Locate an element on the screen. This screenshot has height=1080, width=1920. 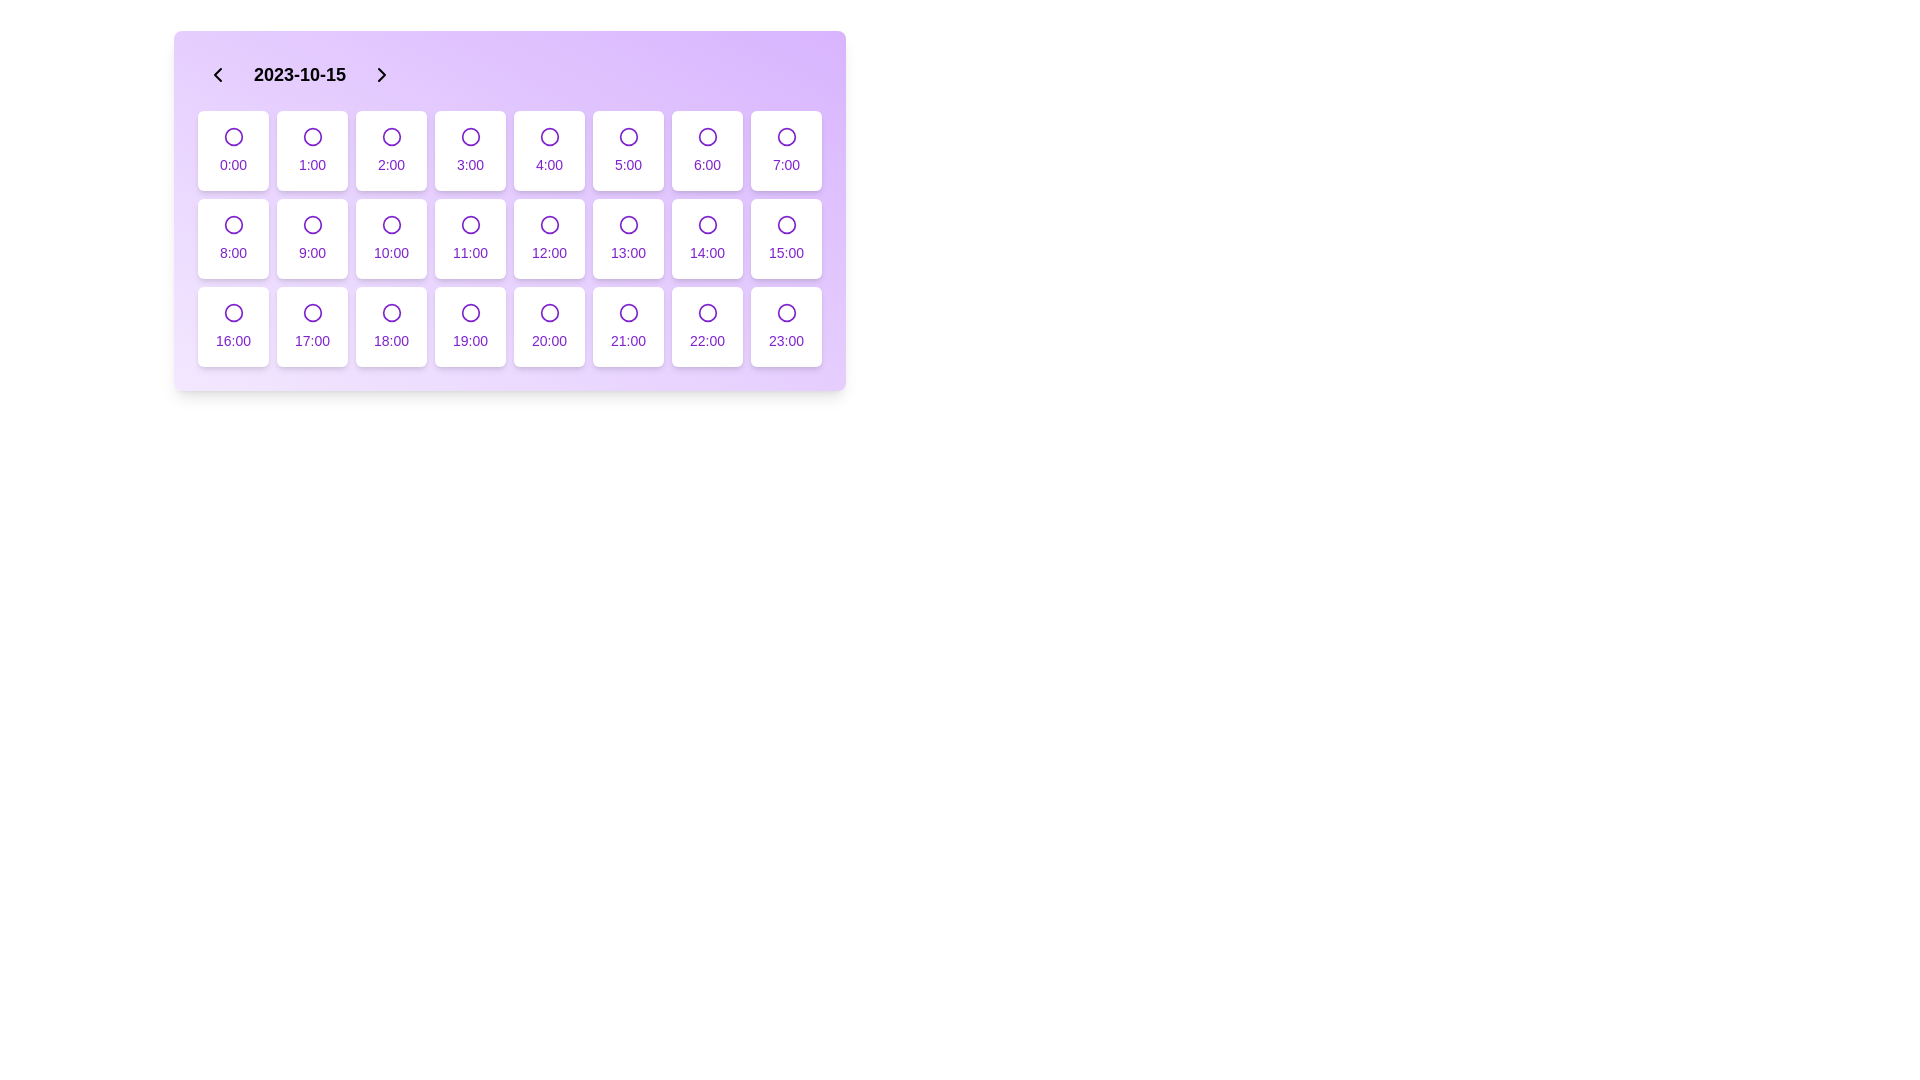
the button labeled '7:00' which is a rectangular button with rounded corners and a purple font, styled with a white background and shadow effect is located at coordinates (785, 149).